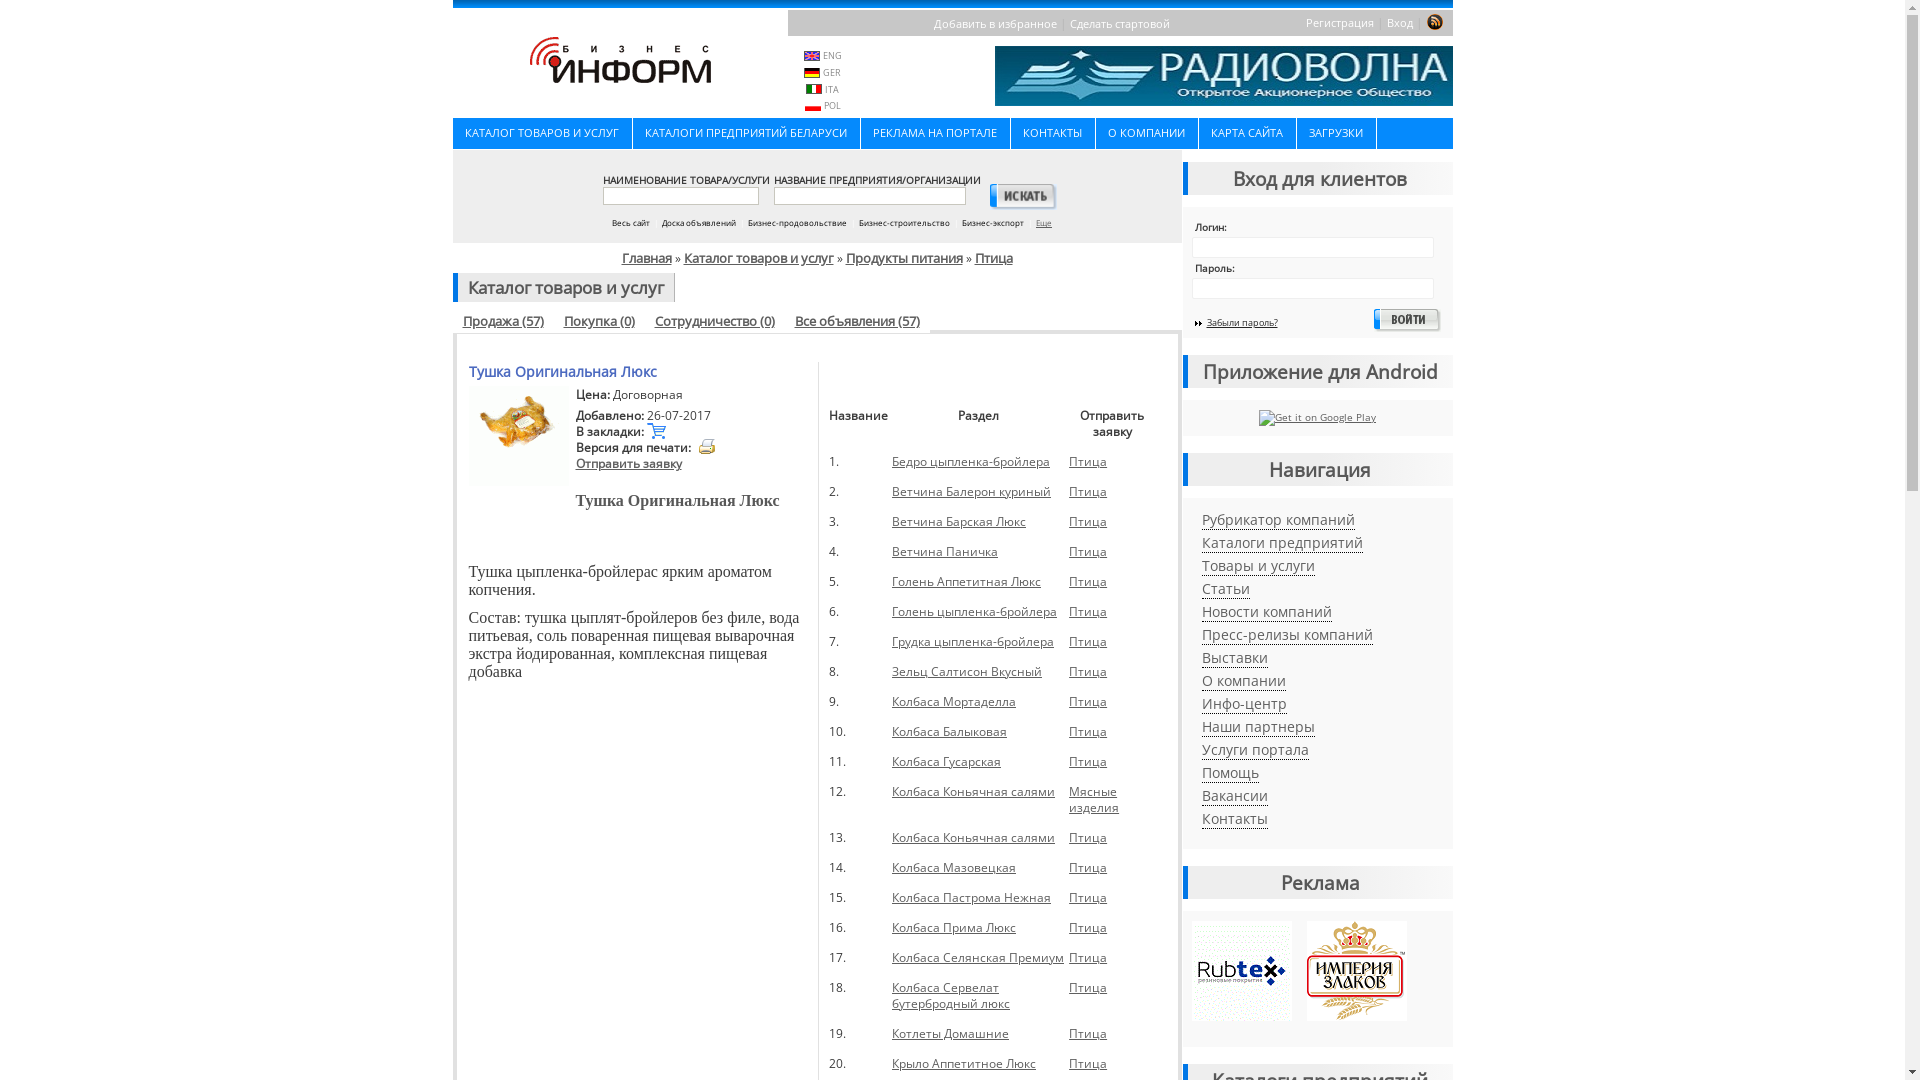  Describe the element at coordinates (832, 105) in the screenshot. I see `'POL'` at that location.